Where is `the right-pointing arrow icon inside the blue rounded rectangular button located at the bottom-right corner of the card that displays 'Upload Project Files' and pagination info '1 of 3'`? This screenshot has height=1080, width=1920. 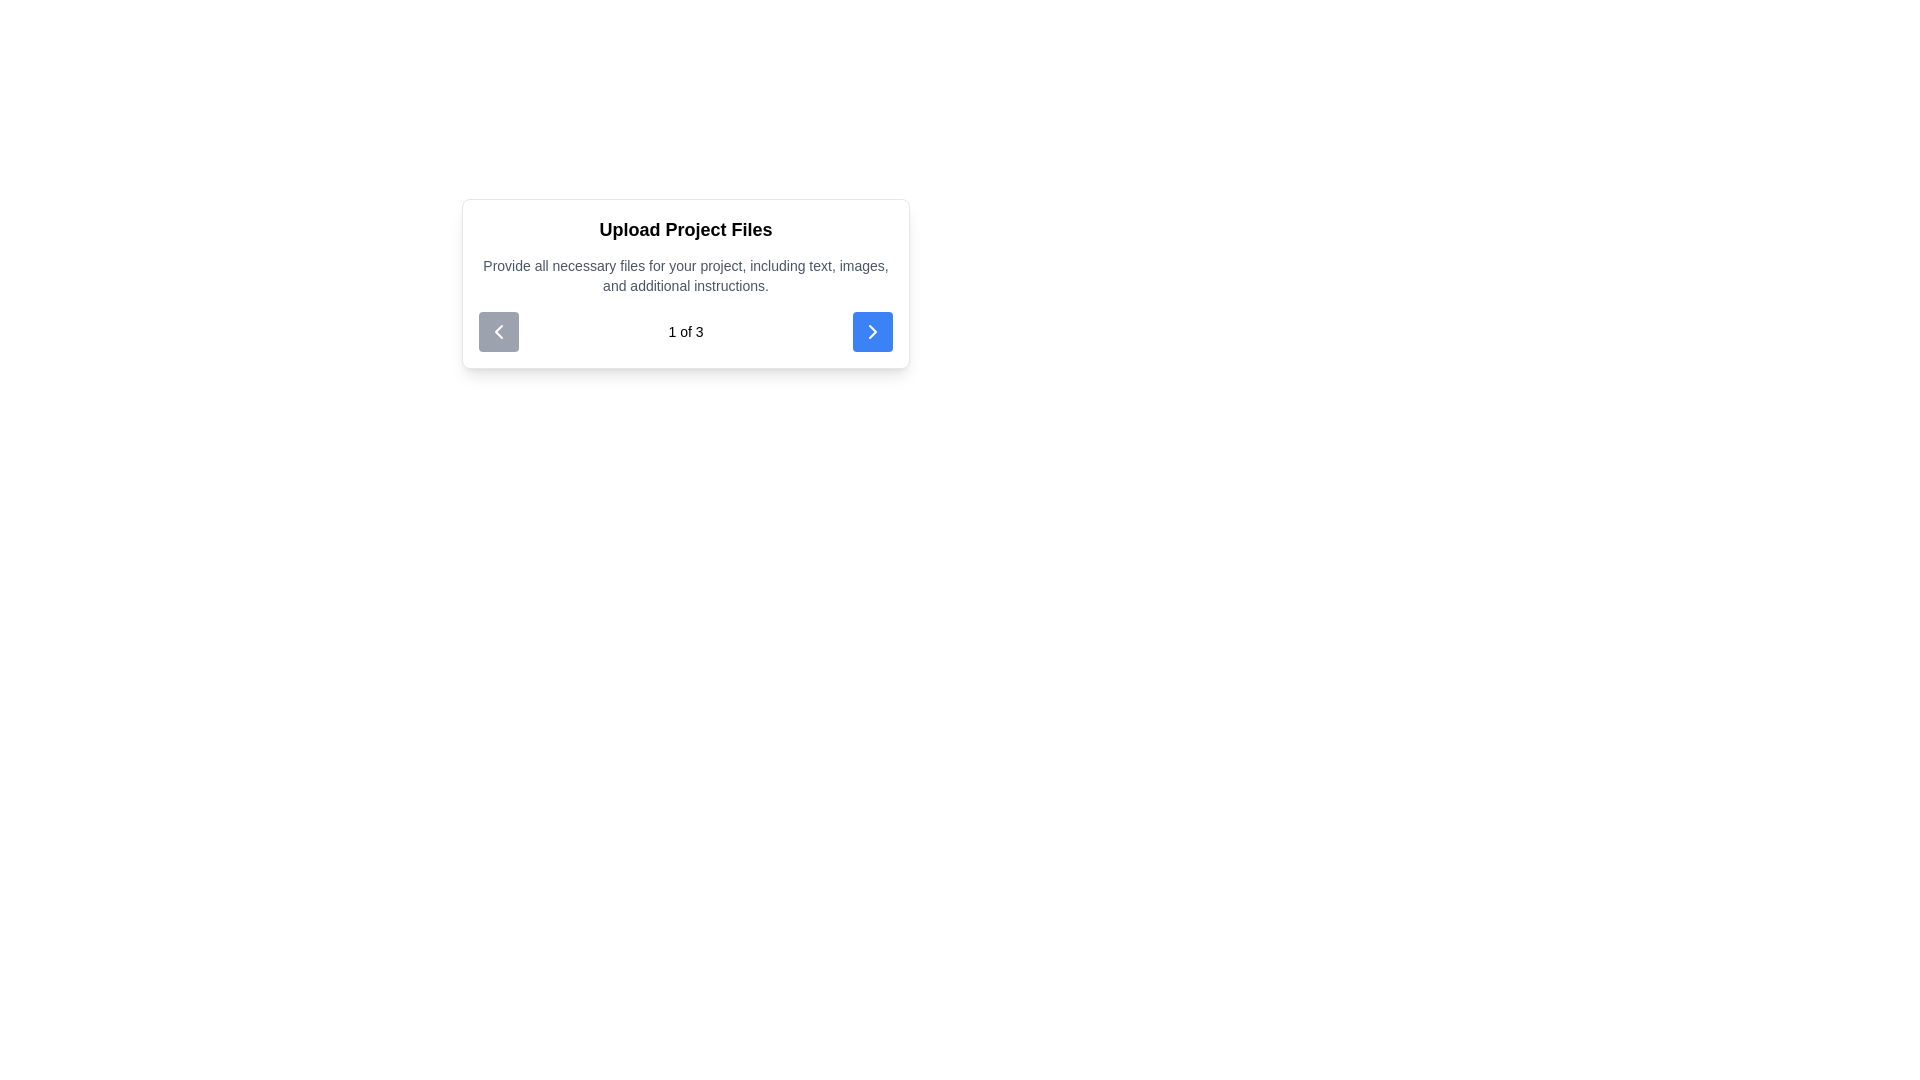 the right-pointing arrow icon inside the blue rounded rectangular button located at the bottom-right corner of the card that displays 'Upload Project Files' and pagination info '1 of 3' is located at coordinates (873, 330).